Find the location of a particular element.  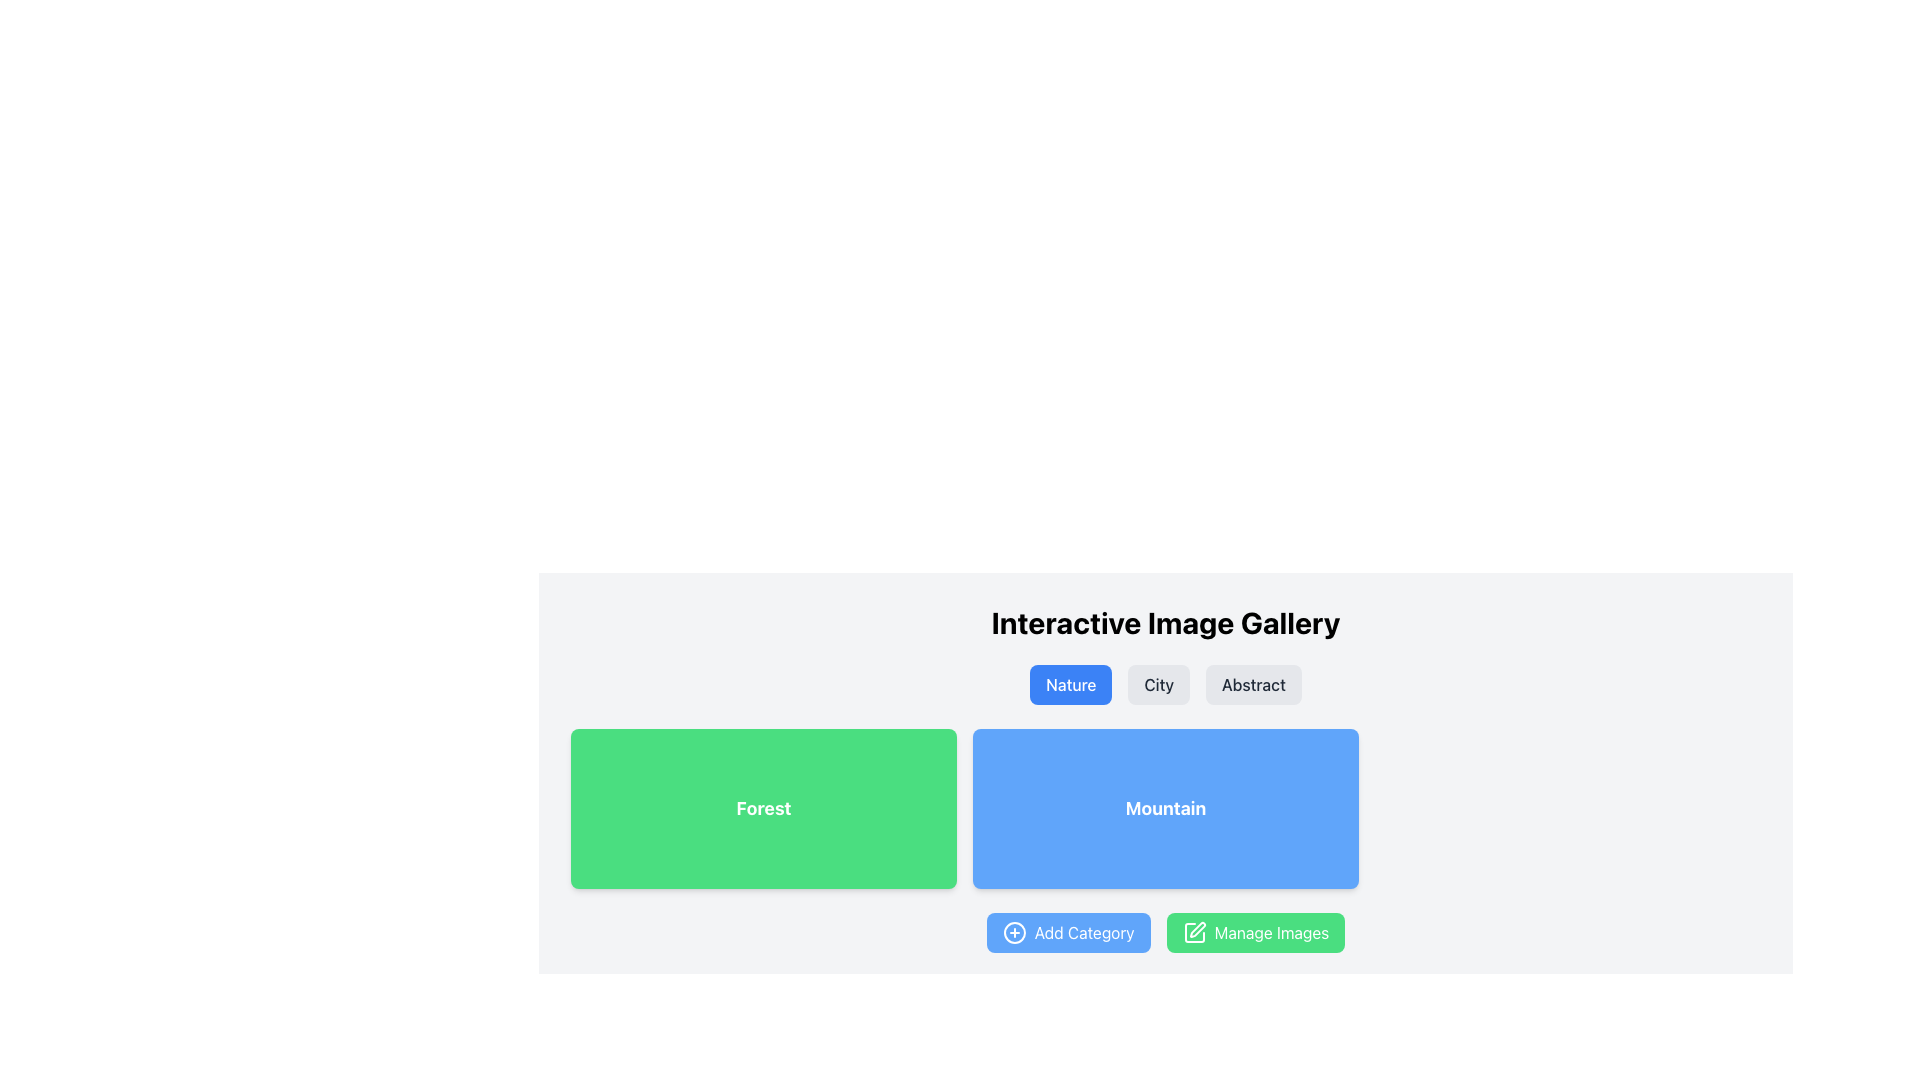

the selectable button representing the 'Forest' category, which is the first item in a grid layout located to the left of the 'Mountain' button is located at coordinates (762, 808).